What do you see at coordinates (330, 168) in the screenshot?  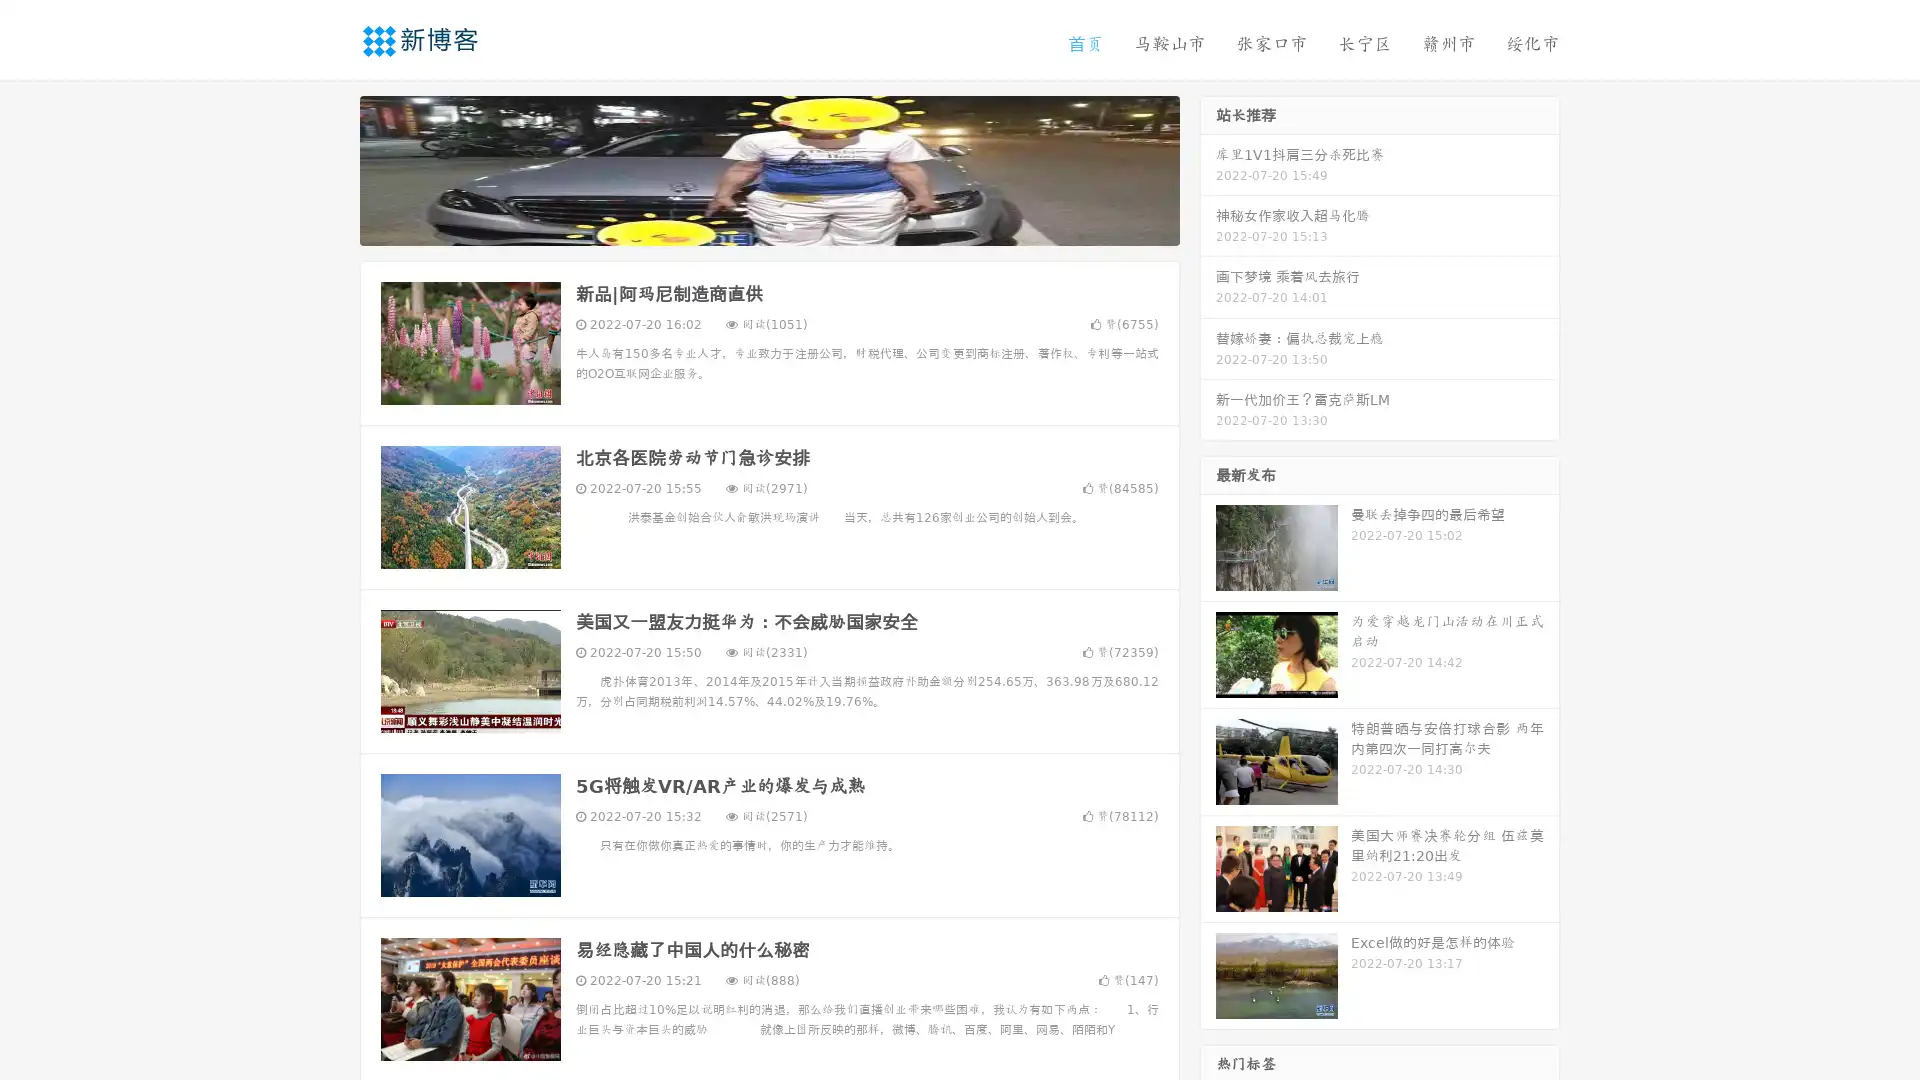 I see `Previous slide` at bounding box center [330, 168].